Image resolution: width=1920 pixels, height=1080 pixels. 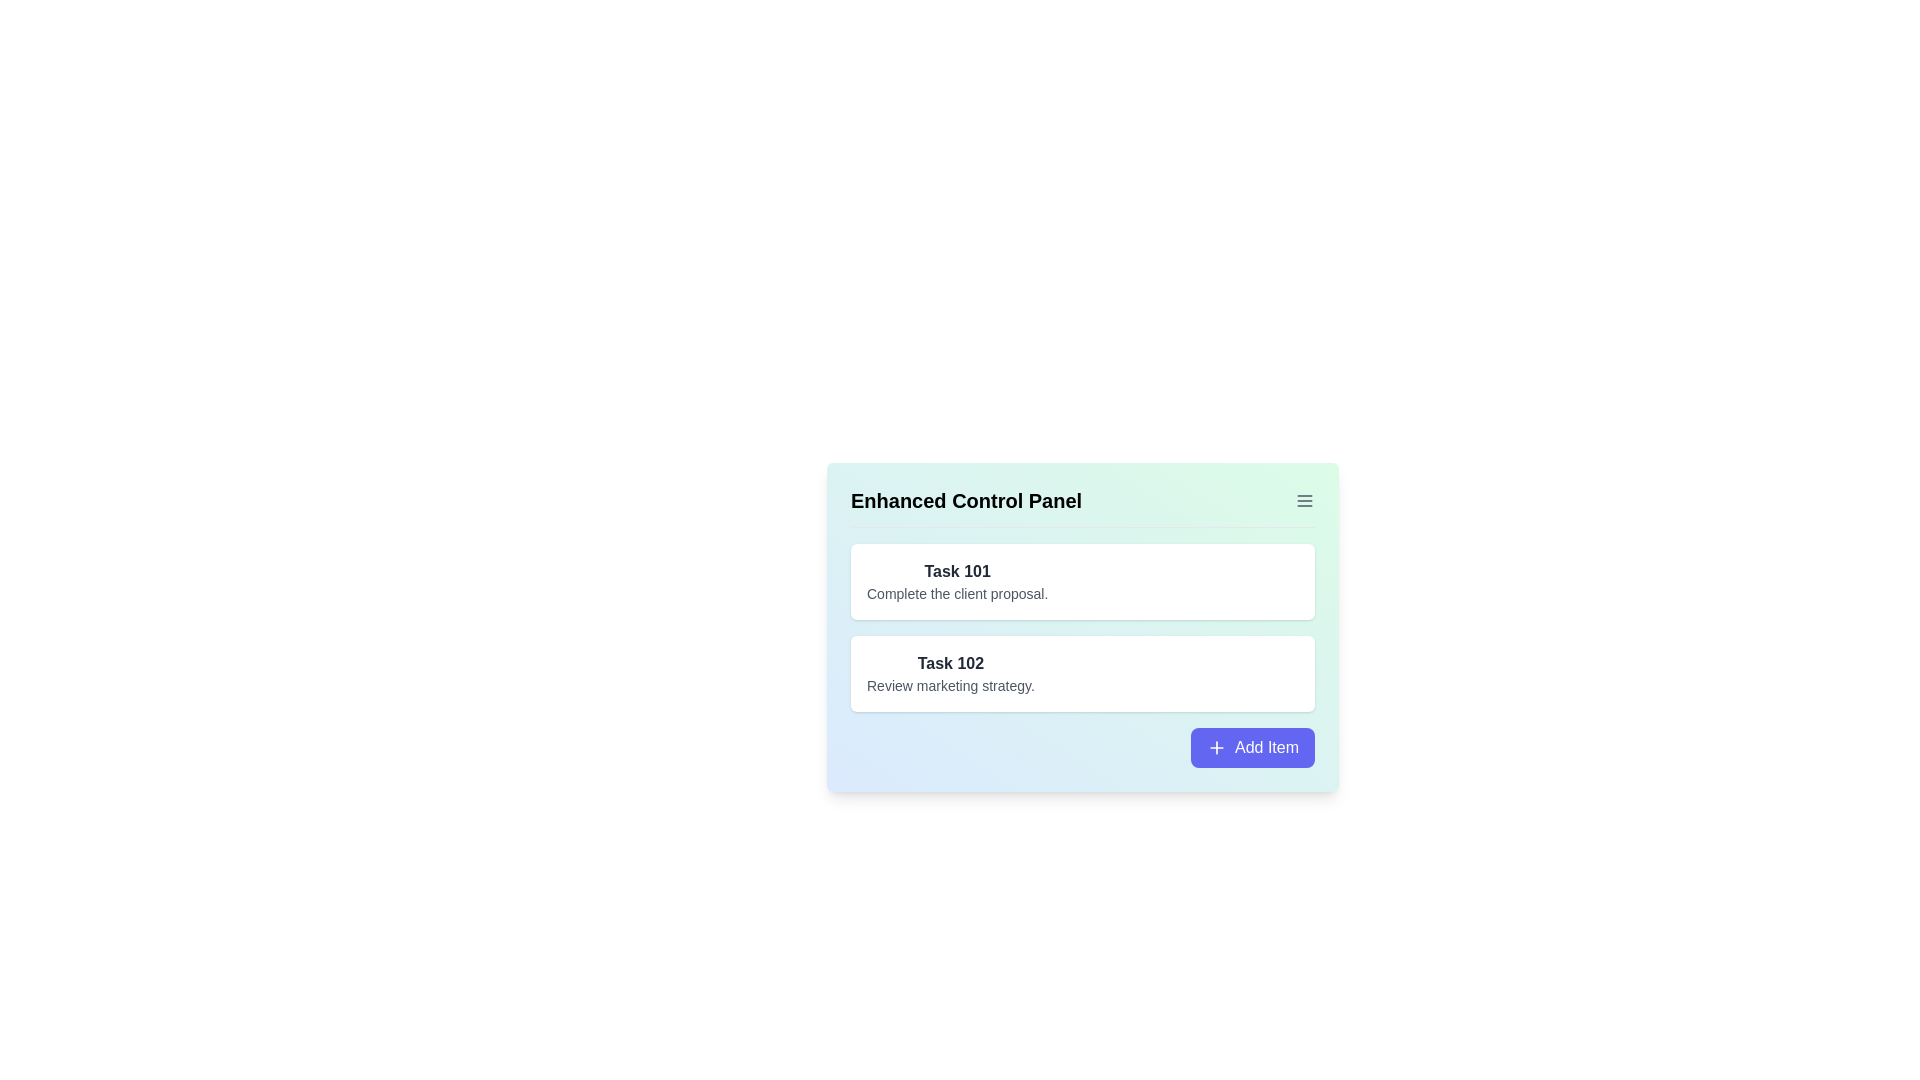 What do you see at coordinates (1082, 674) in the screenshot?
I see `the 'Task 102' card with a white background and rounded corners` at bounding box center [1082, 674].